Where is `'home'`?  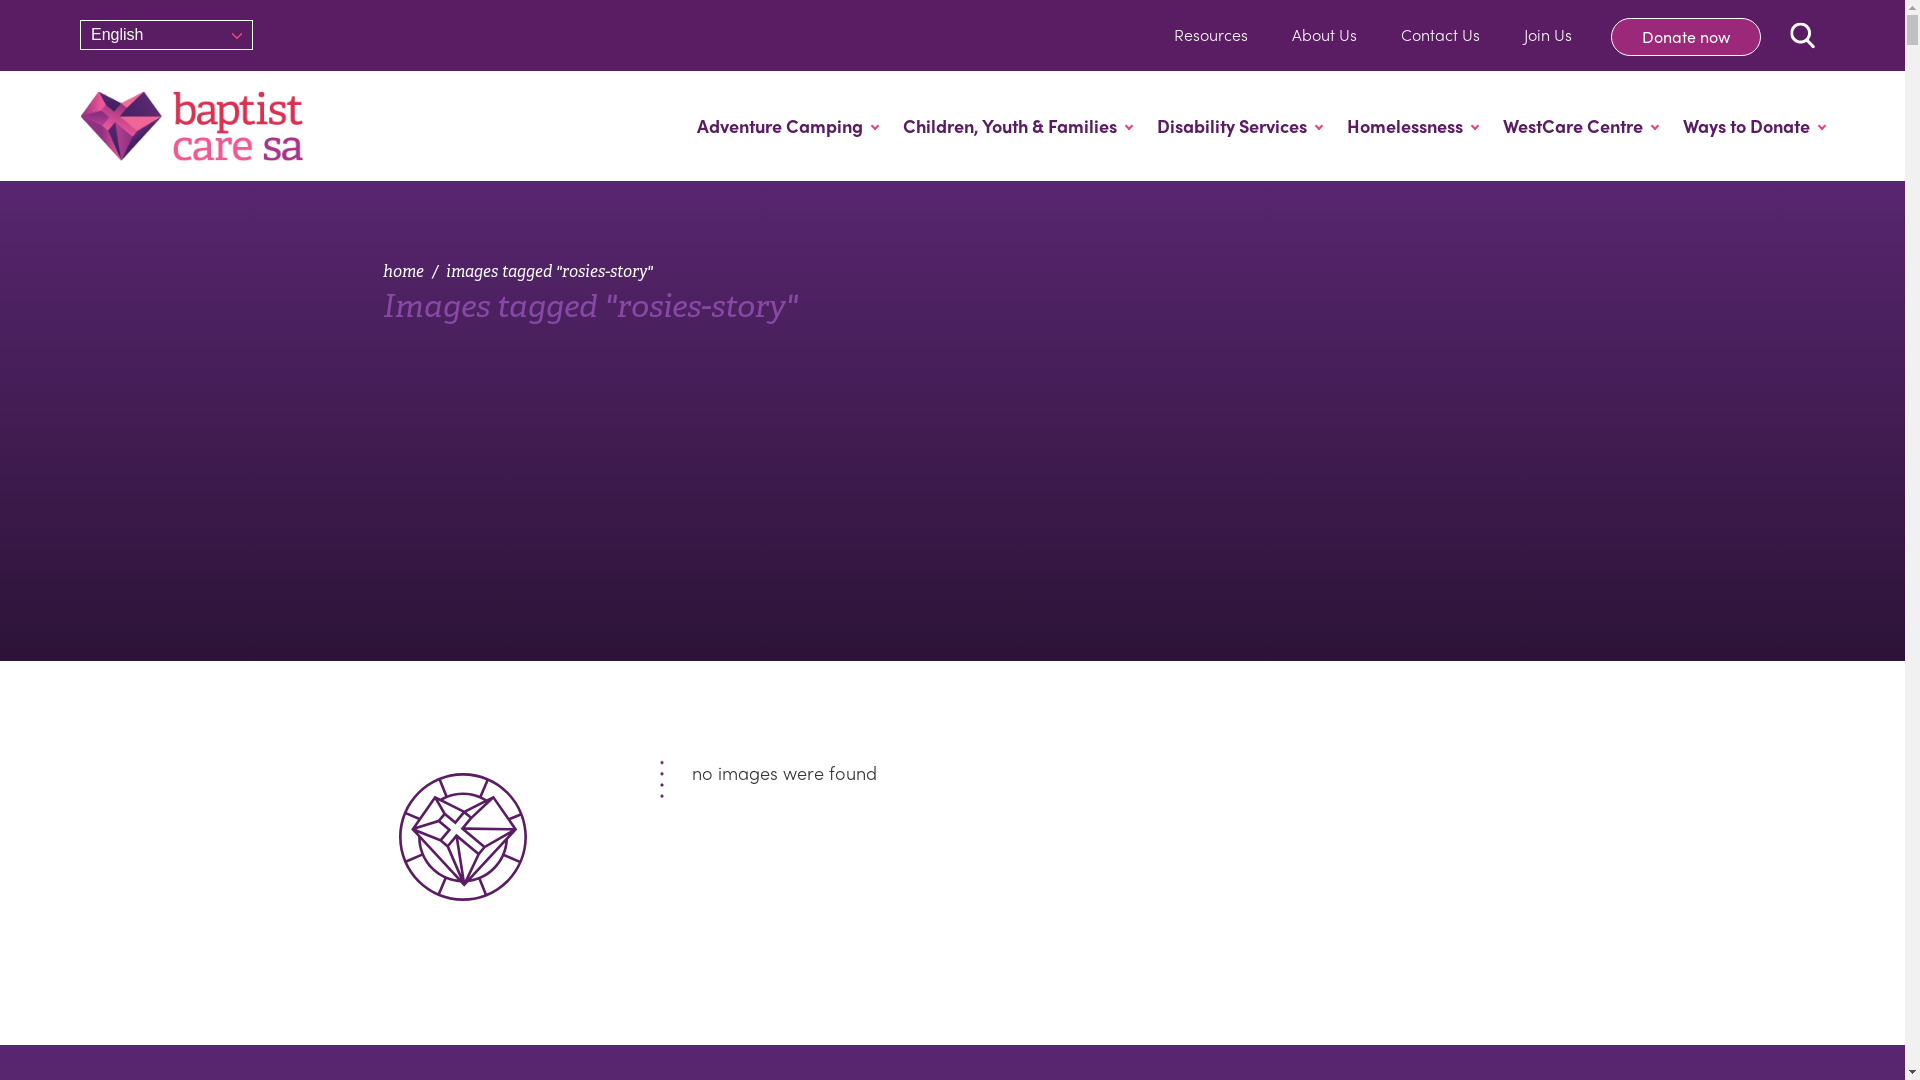
'home' is located at coordinates (401, 271).